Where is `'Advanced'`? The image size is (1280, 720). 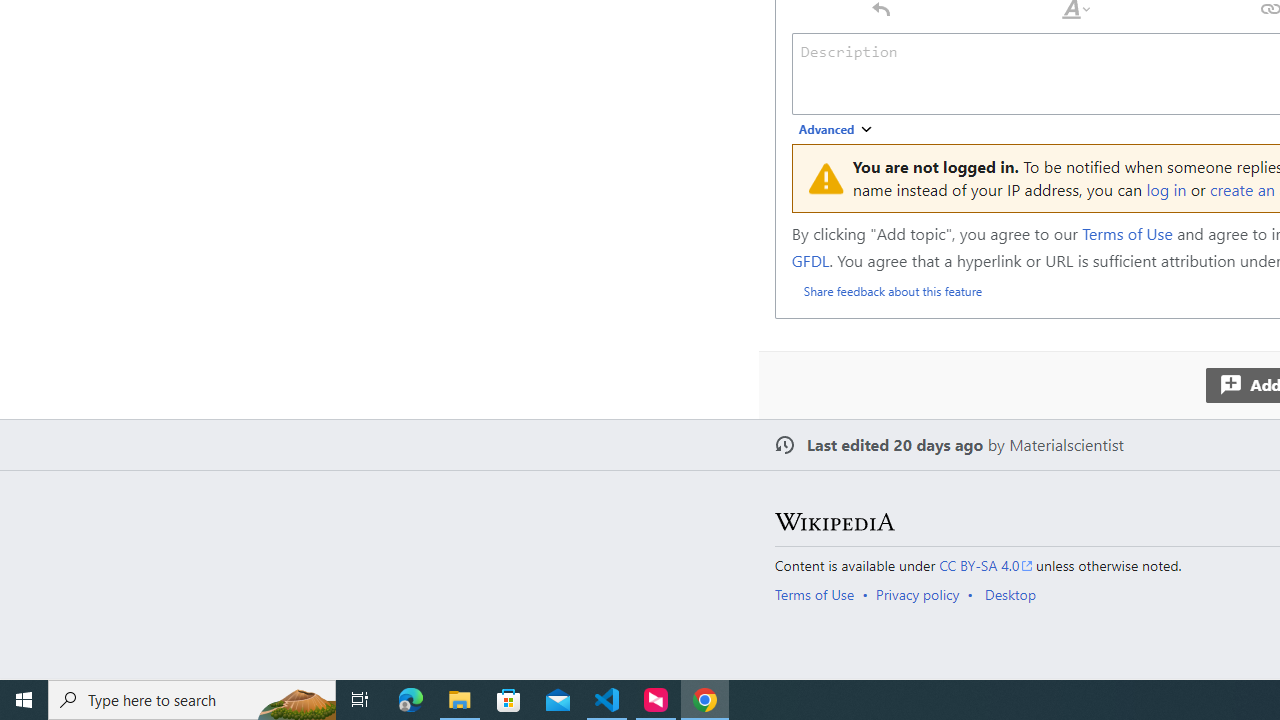 'Advanced' is located at coordinates (836, 129).